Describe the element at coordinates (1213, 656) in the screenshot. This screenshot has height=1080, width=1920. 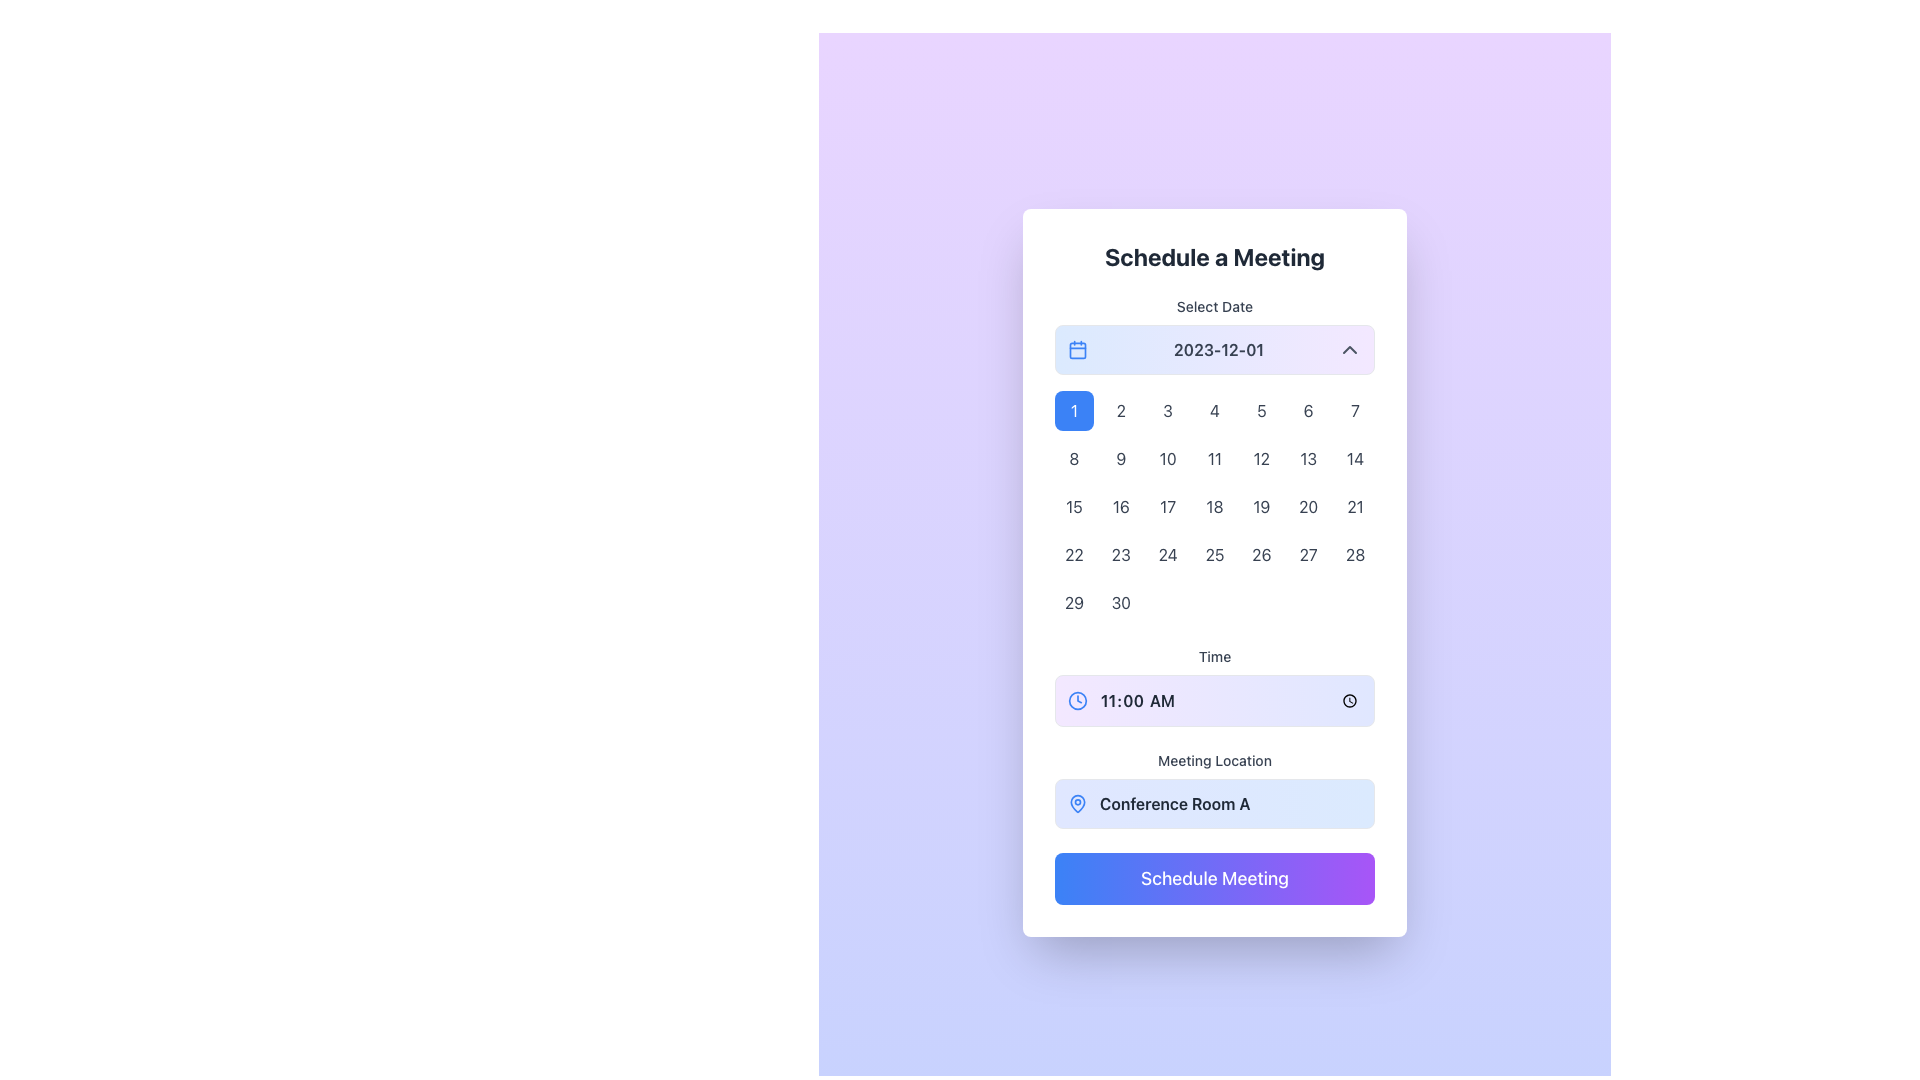
I see `the label that provides context for the time selection input field, positioned centrally above the time selector field` at that location.